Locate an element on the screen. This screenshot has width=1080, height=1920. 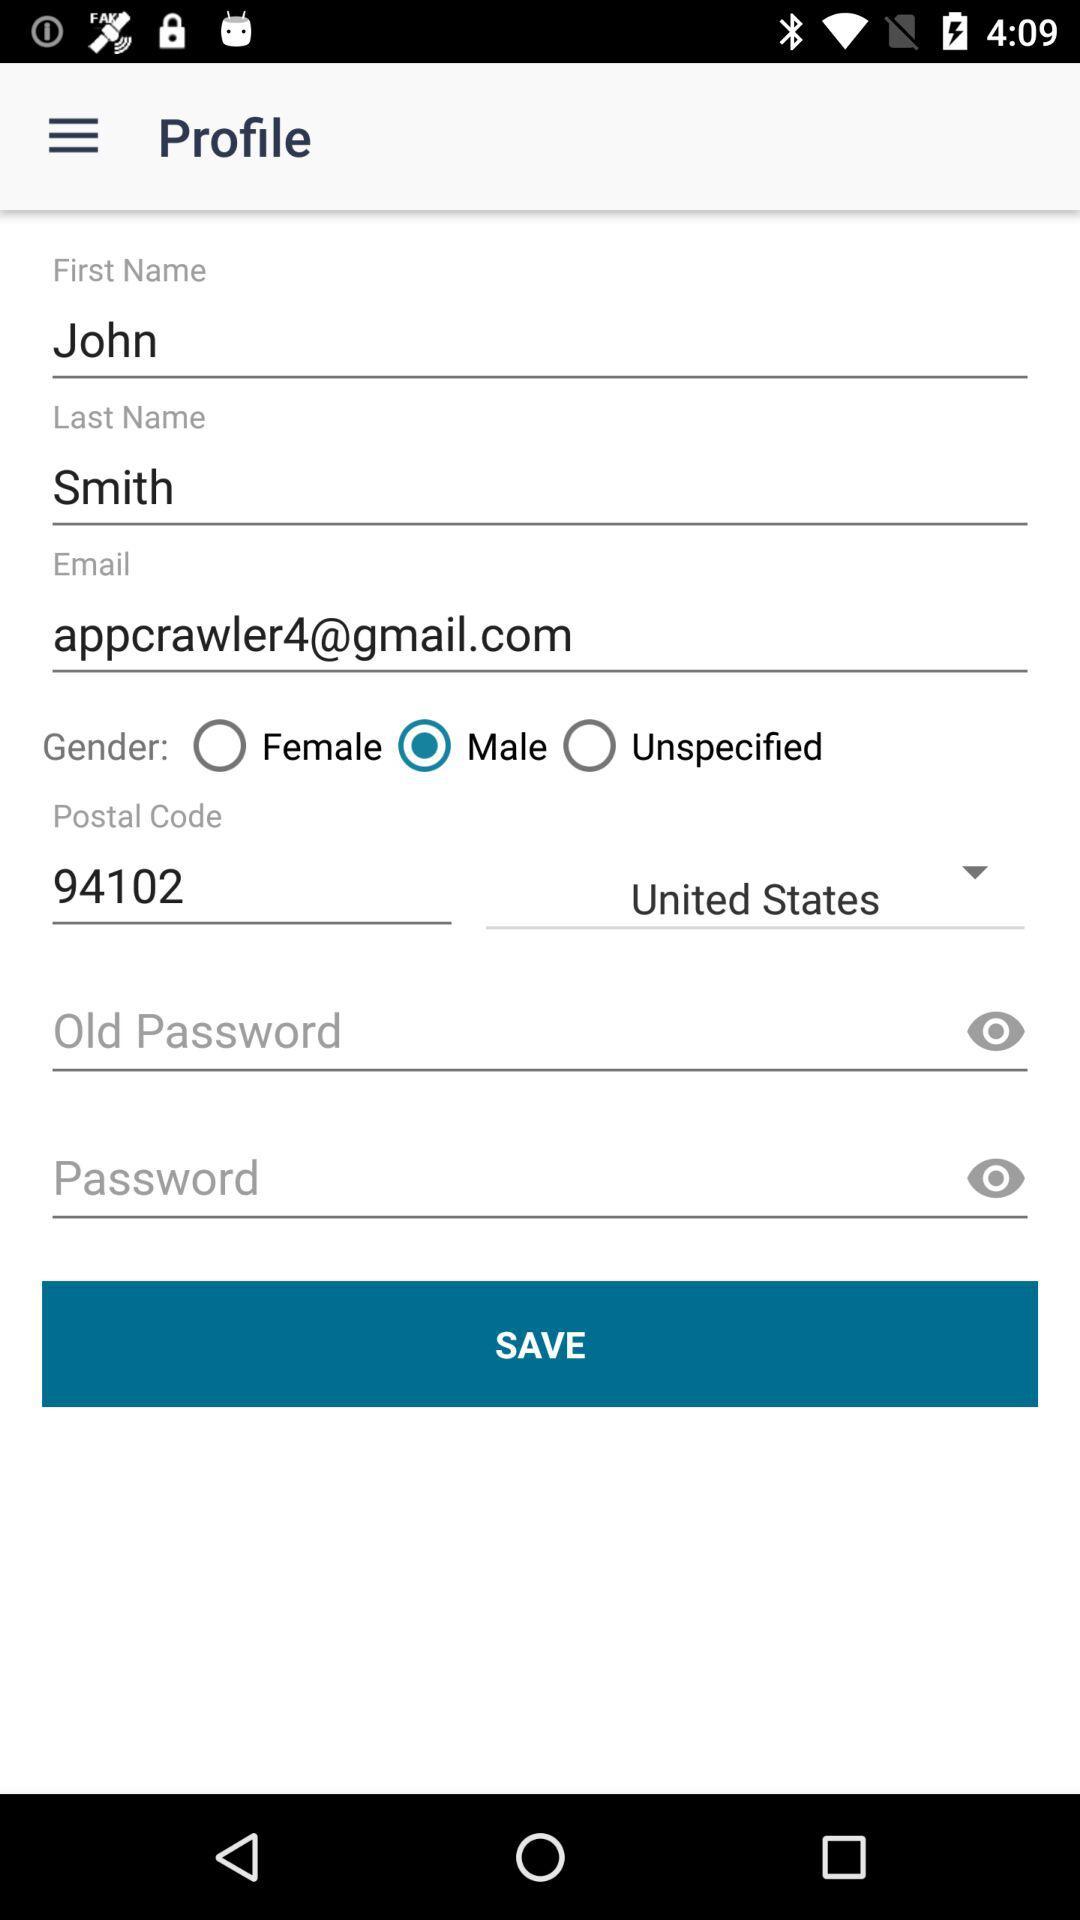
the icon above the female icon is located at coordinates (540, 632).